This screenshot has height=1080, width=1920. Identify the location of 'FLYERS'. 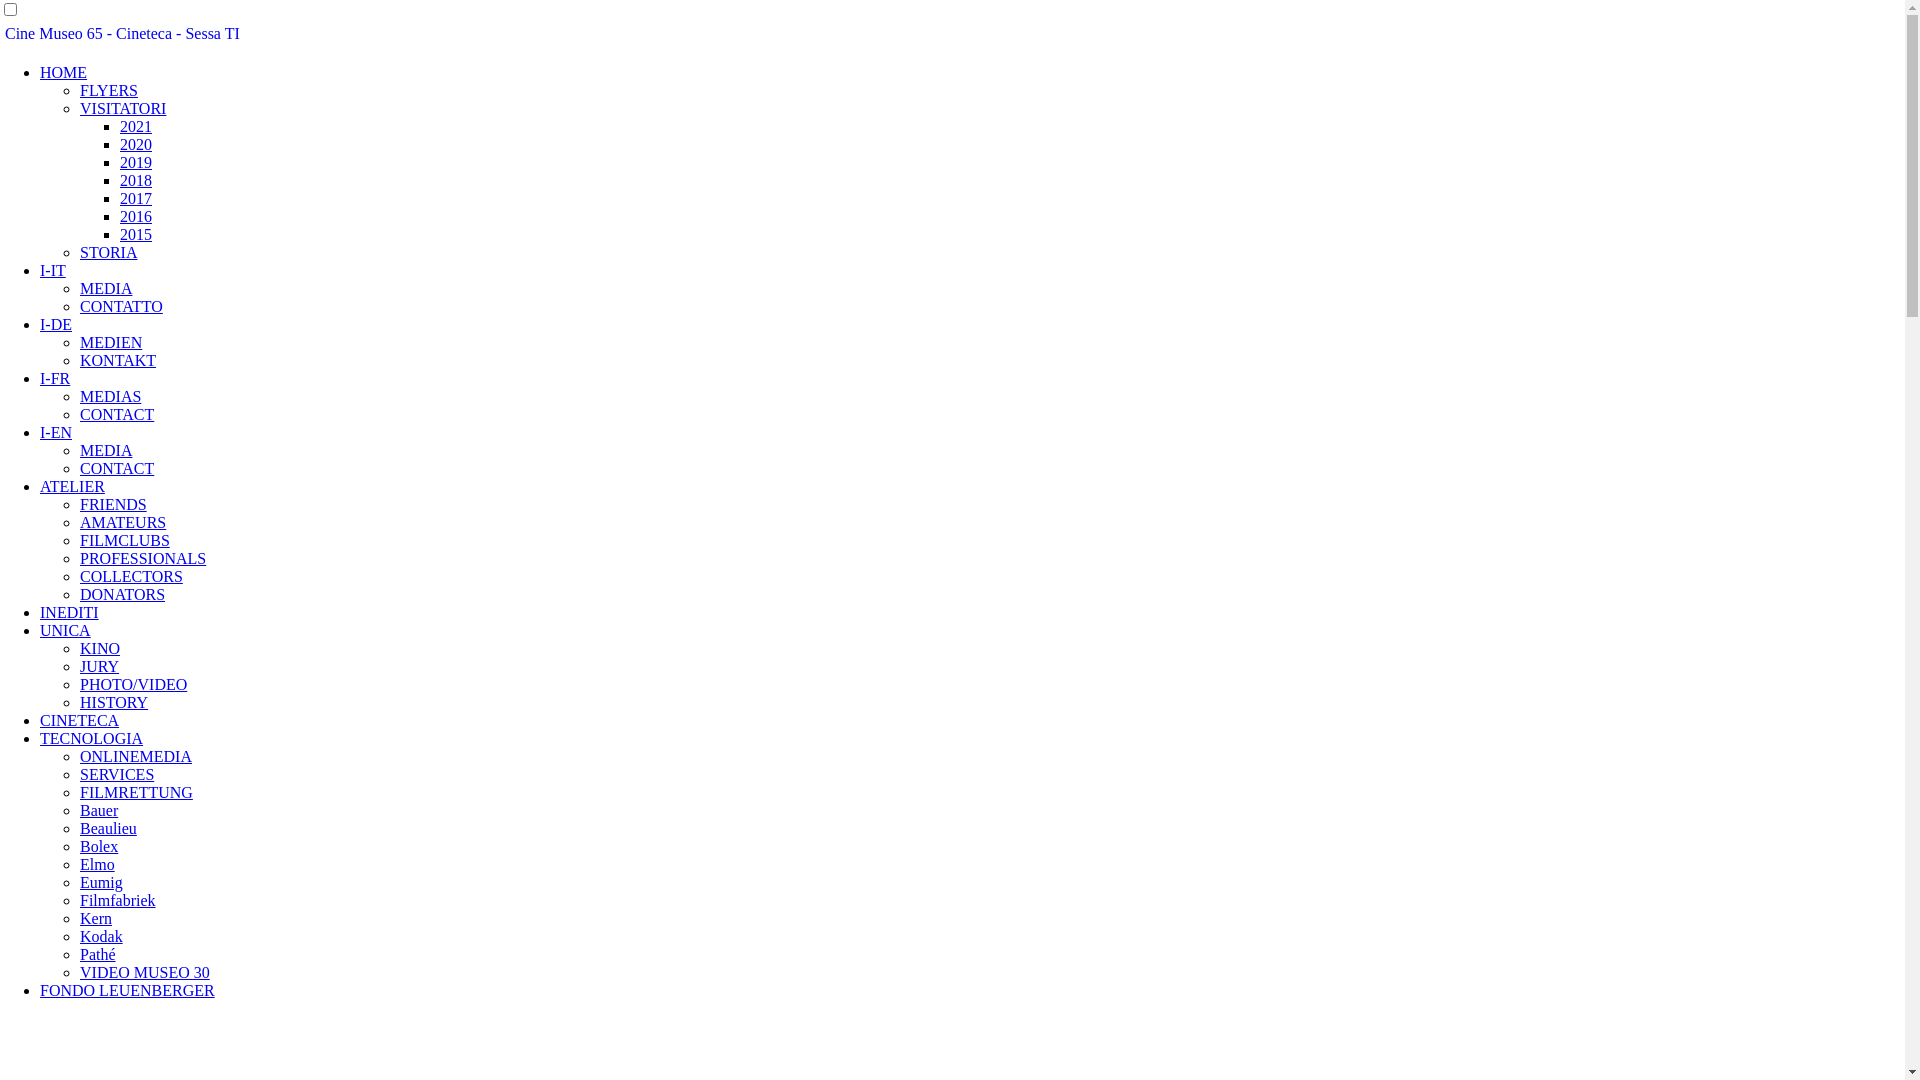
(108, 90).